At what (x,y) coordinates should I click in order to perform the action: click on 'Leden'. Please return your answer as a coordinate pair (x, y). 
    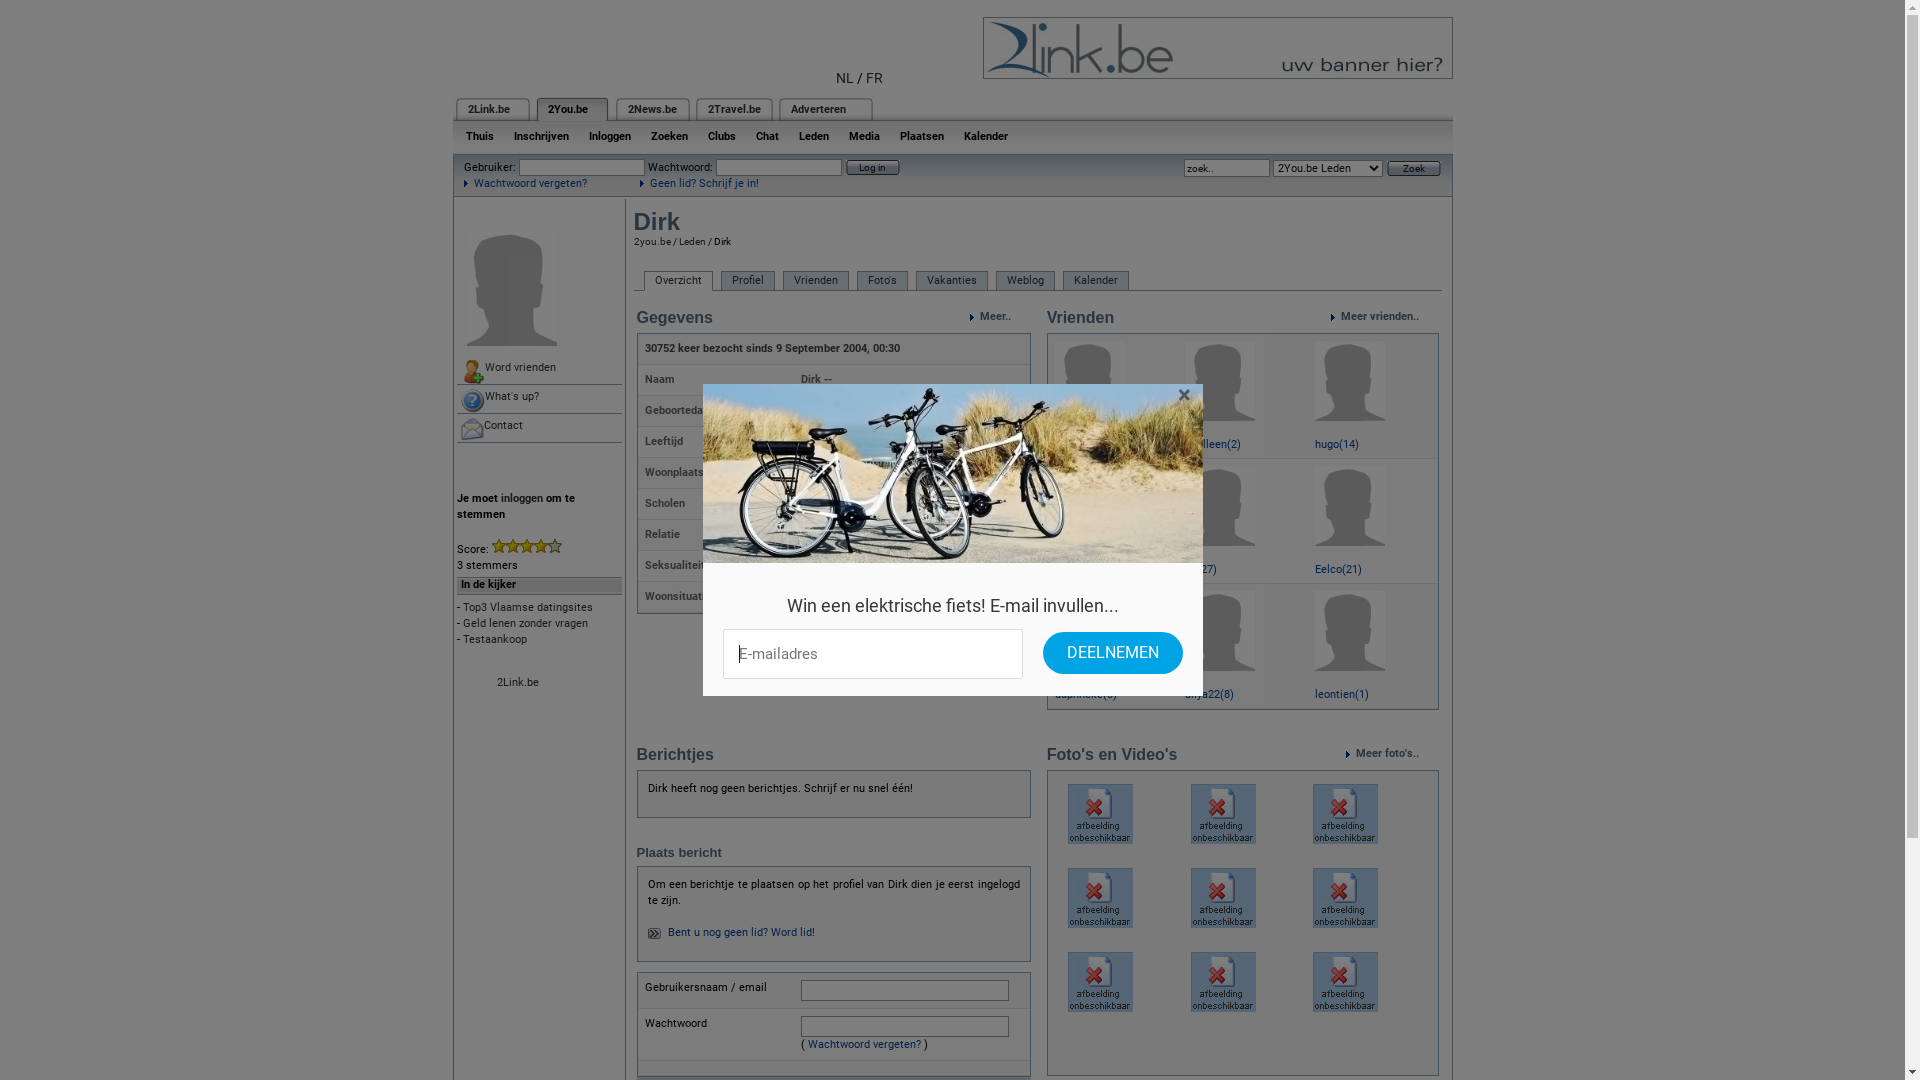
    Looking at the image, I should click on (691, 240).